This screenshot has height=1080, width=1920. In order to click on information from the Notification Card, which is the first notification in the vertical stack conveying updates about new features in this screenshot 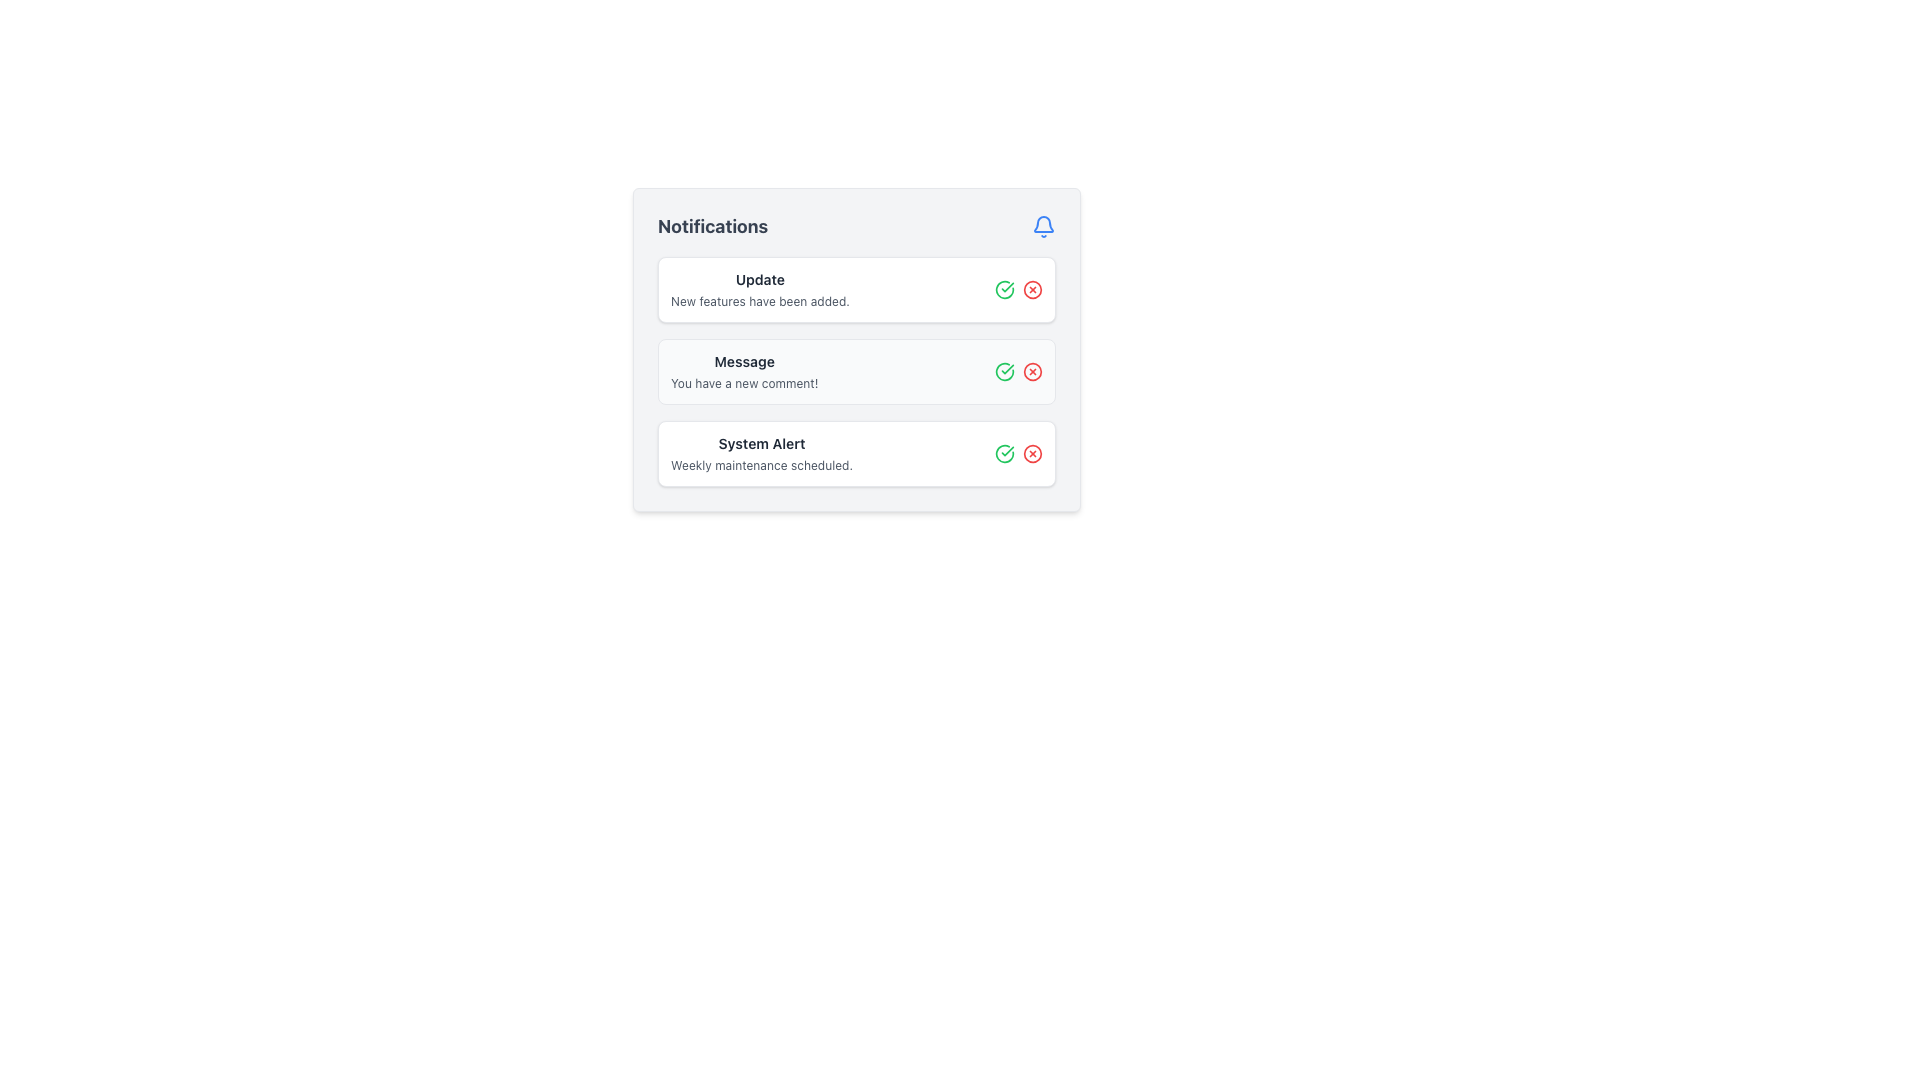, I will do `click(857, 289)`.